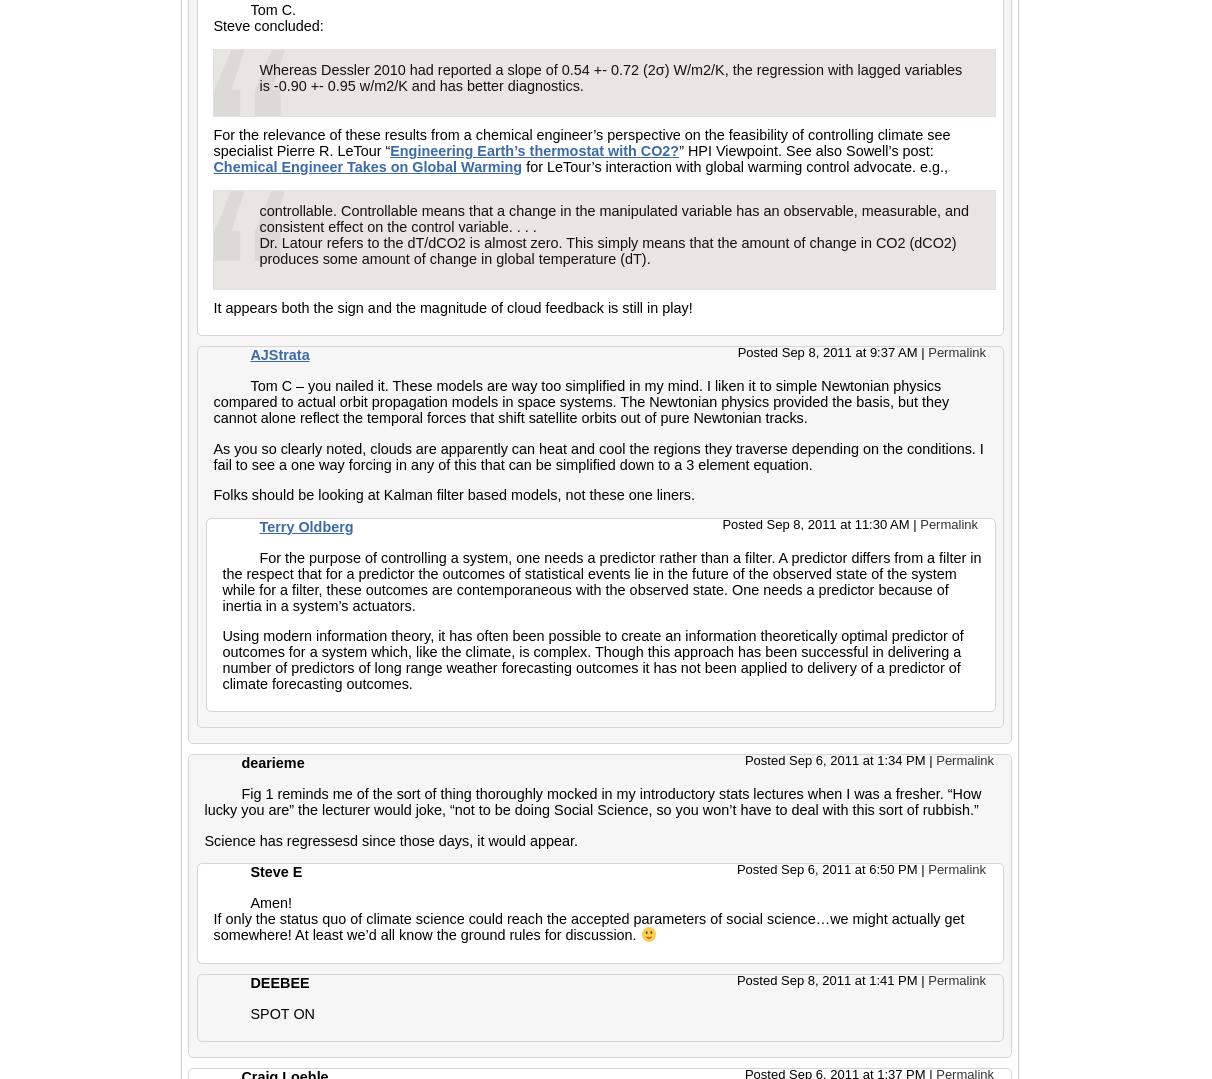 This screenshot has height=1079, width=1212. What do you see at coordinates (390, 840) in the screenshot?
I see `'Science has regressesd since those days, it would appear.'` at bounding box center [390, 840].